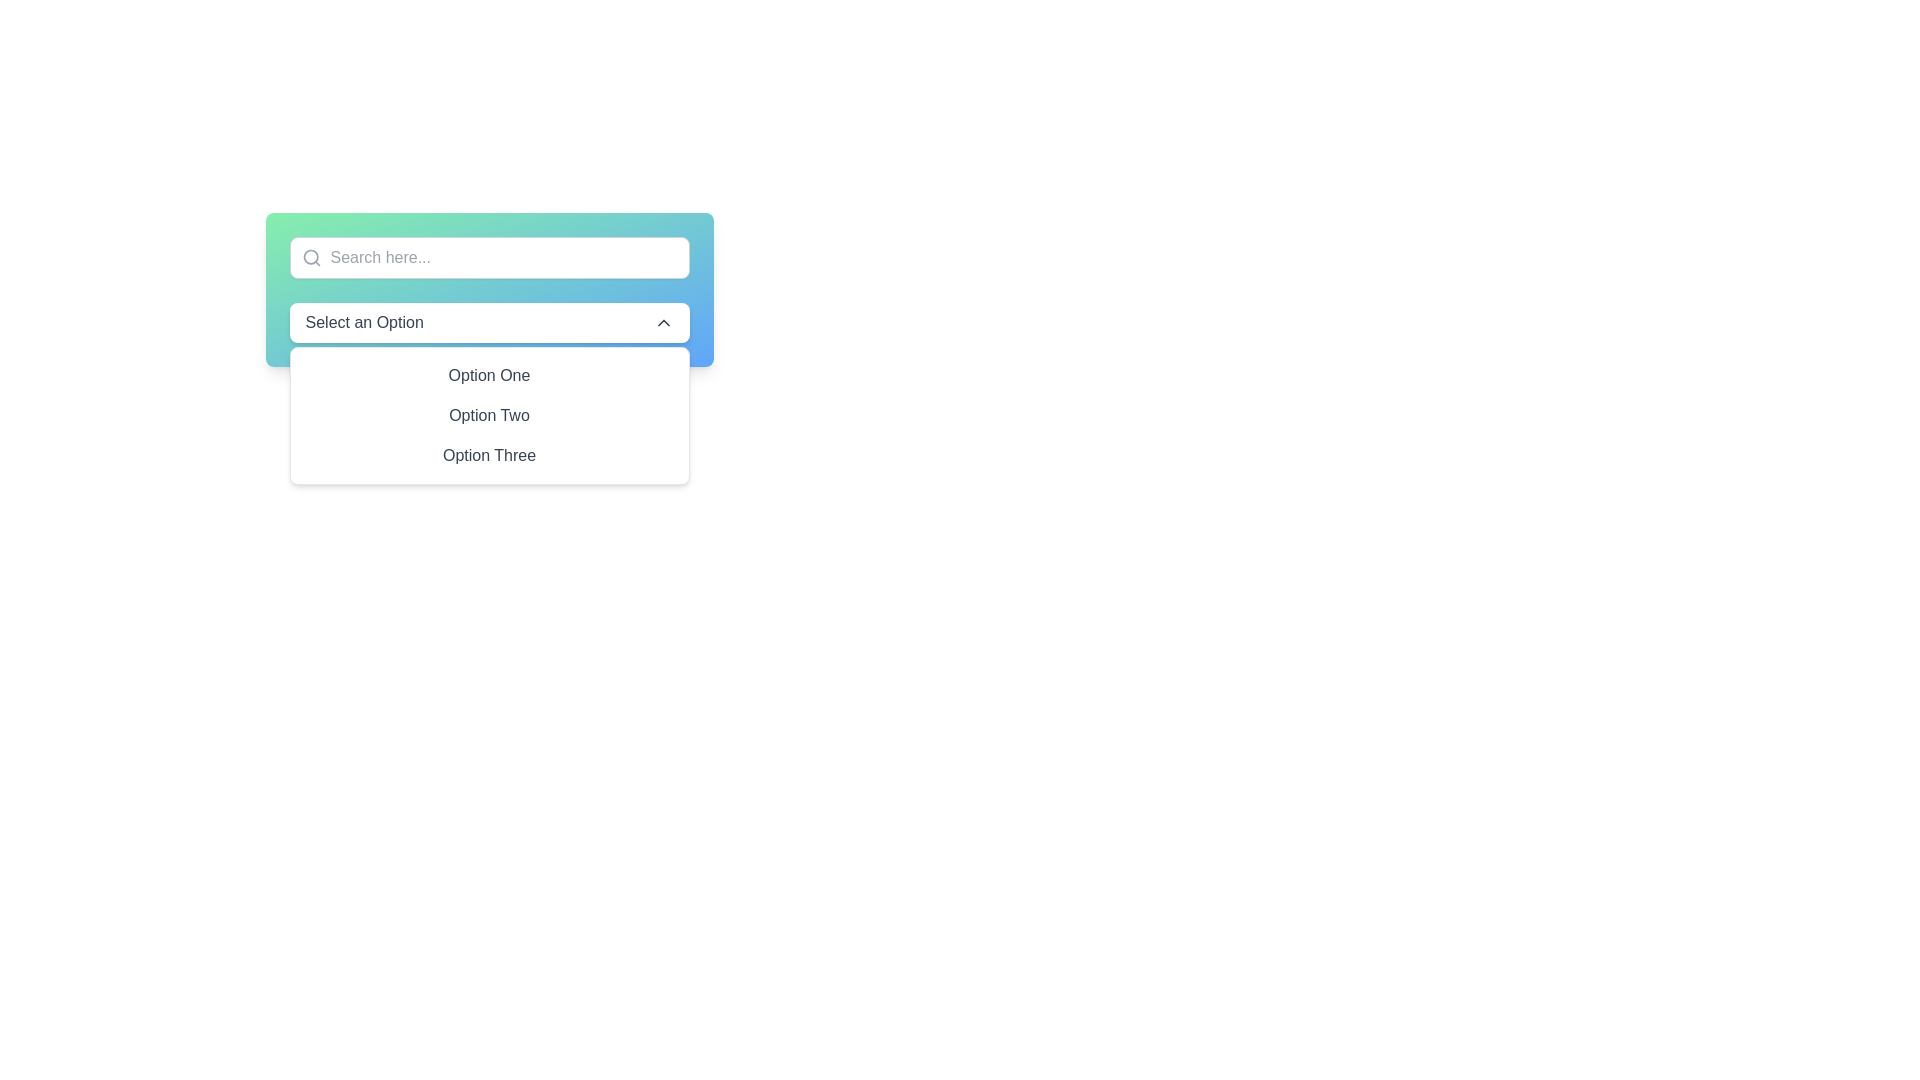 This screenshot has height=1080, width=1920. What do you see at coordinates (489, 455) in the screenshot?
I see `the 'Option Three' in the dropdown menu` at bounding box center [489, 455].